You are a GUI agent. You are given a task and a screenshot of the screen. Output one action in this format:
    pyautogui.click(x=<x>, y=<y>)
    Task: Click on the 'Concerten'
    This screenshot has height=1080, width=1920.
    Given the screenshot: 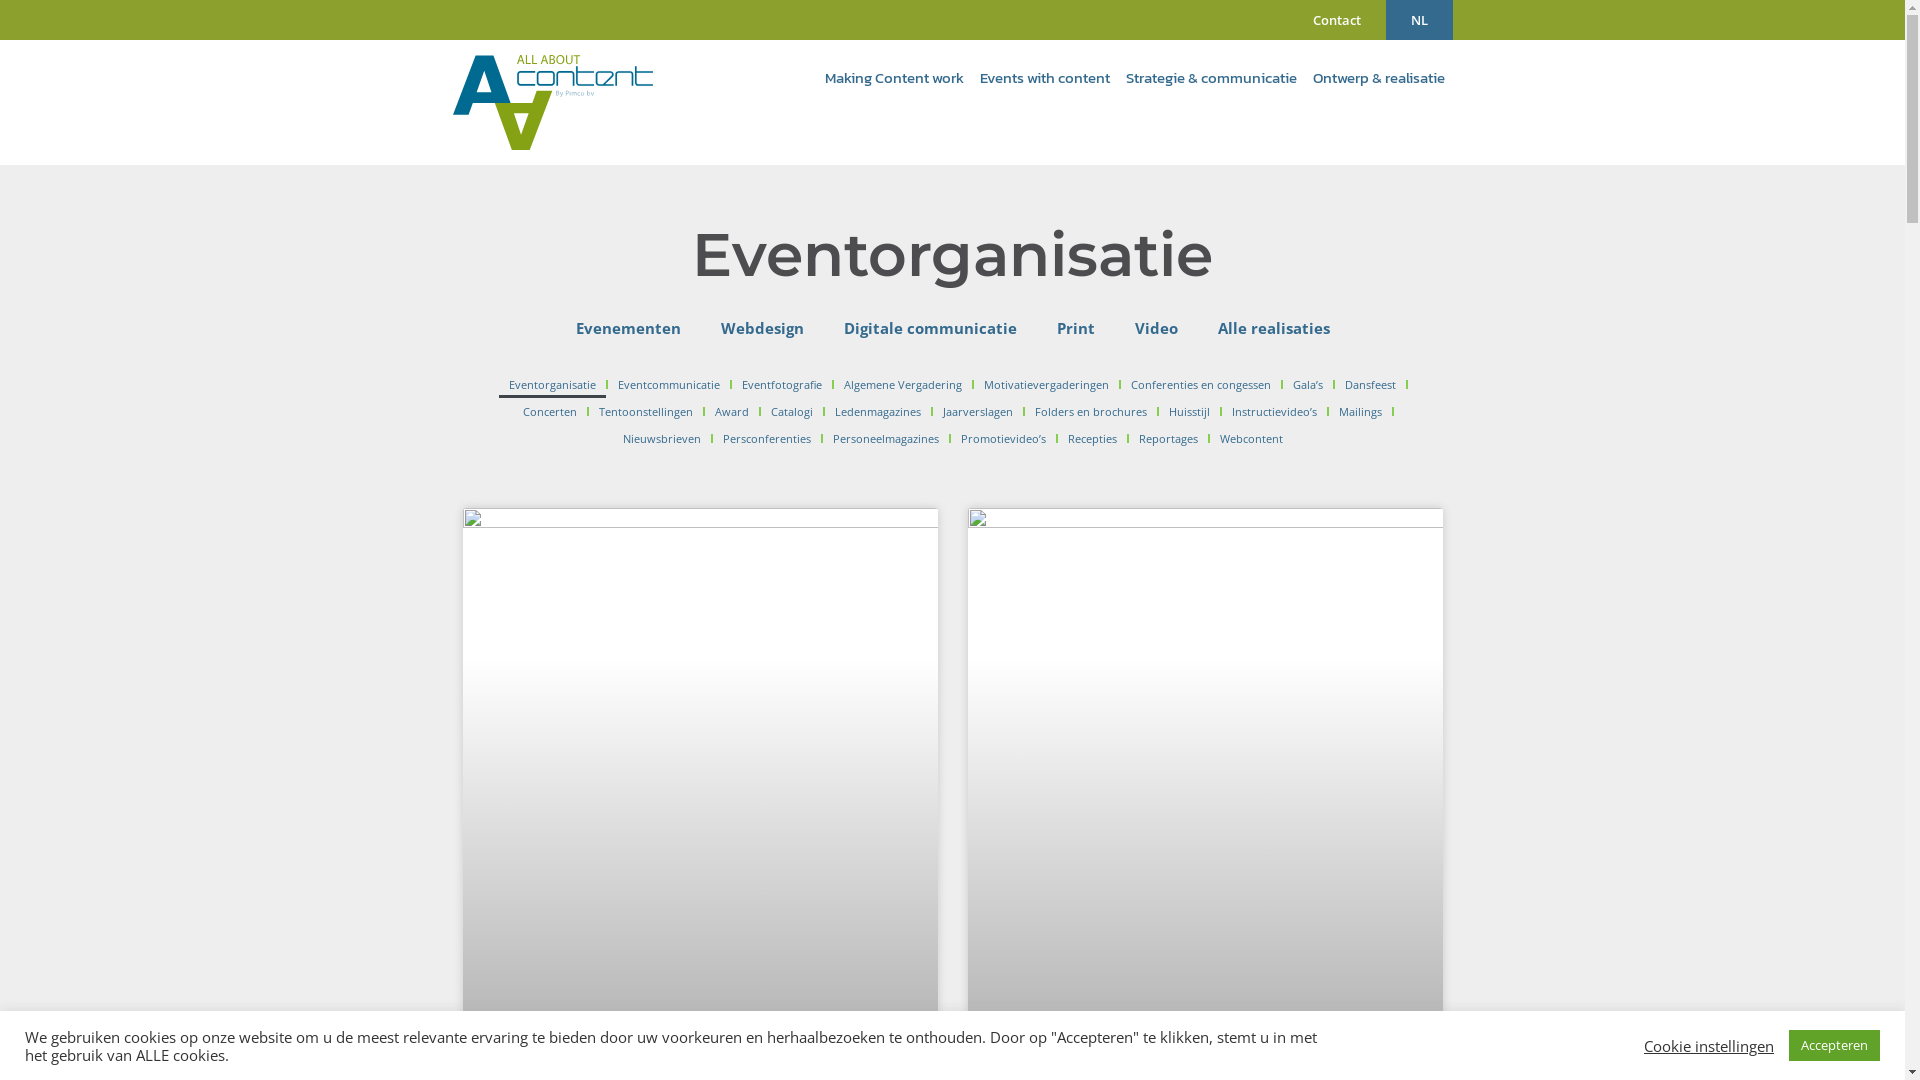 What is the action you would take?
    pyautogui.click(x=548, y=411)
    